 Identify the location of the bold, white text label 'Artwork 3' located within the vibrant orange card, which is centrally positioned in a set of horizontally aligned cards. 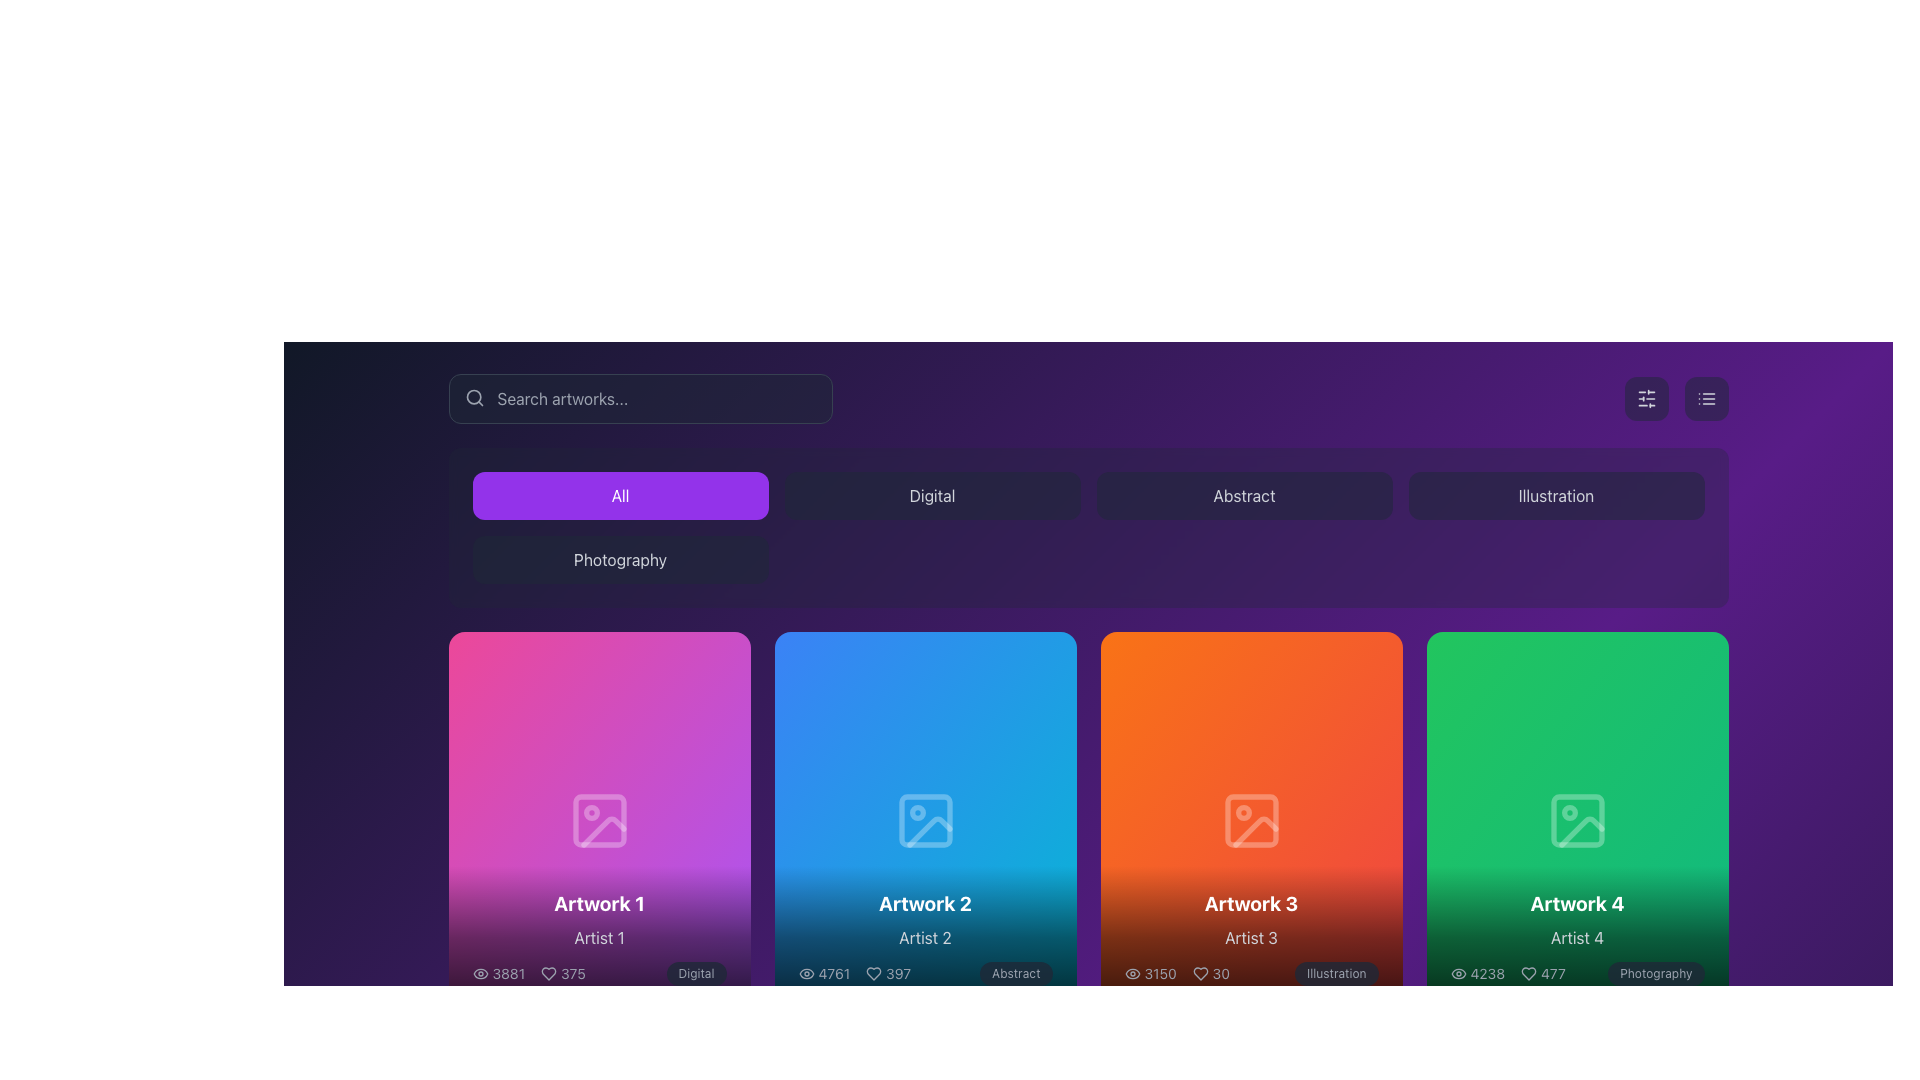
(1250, 903).